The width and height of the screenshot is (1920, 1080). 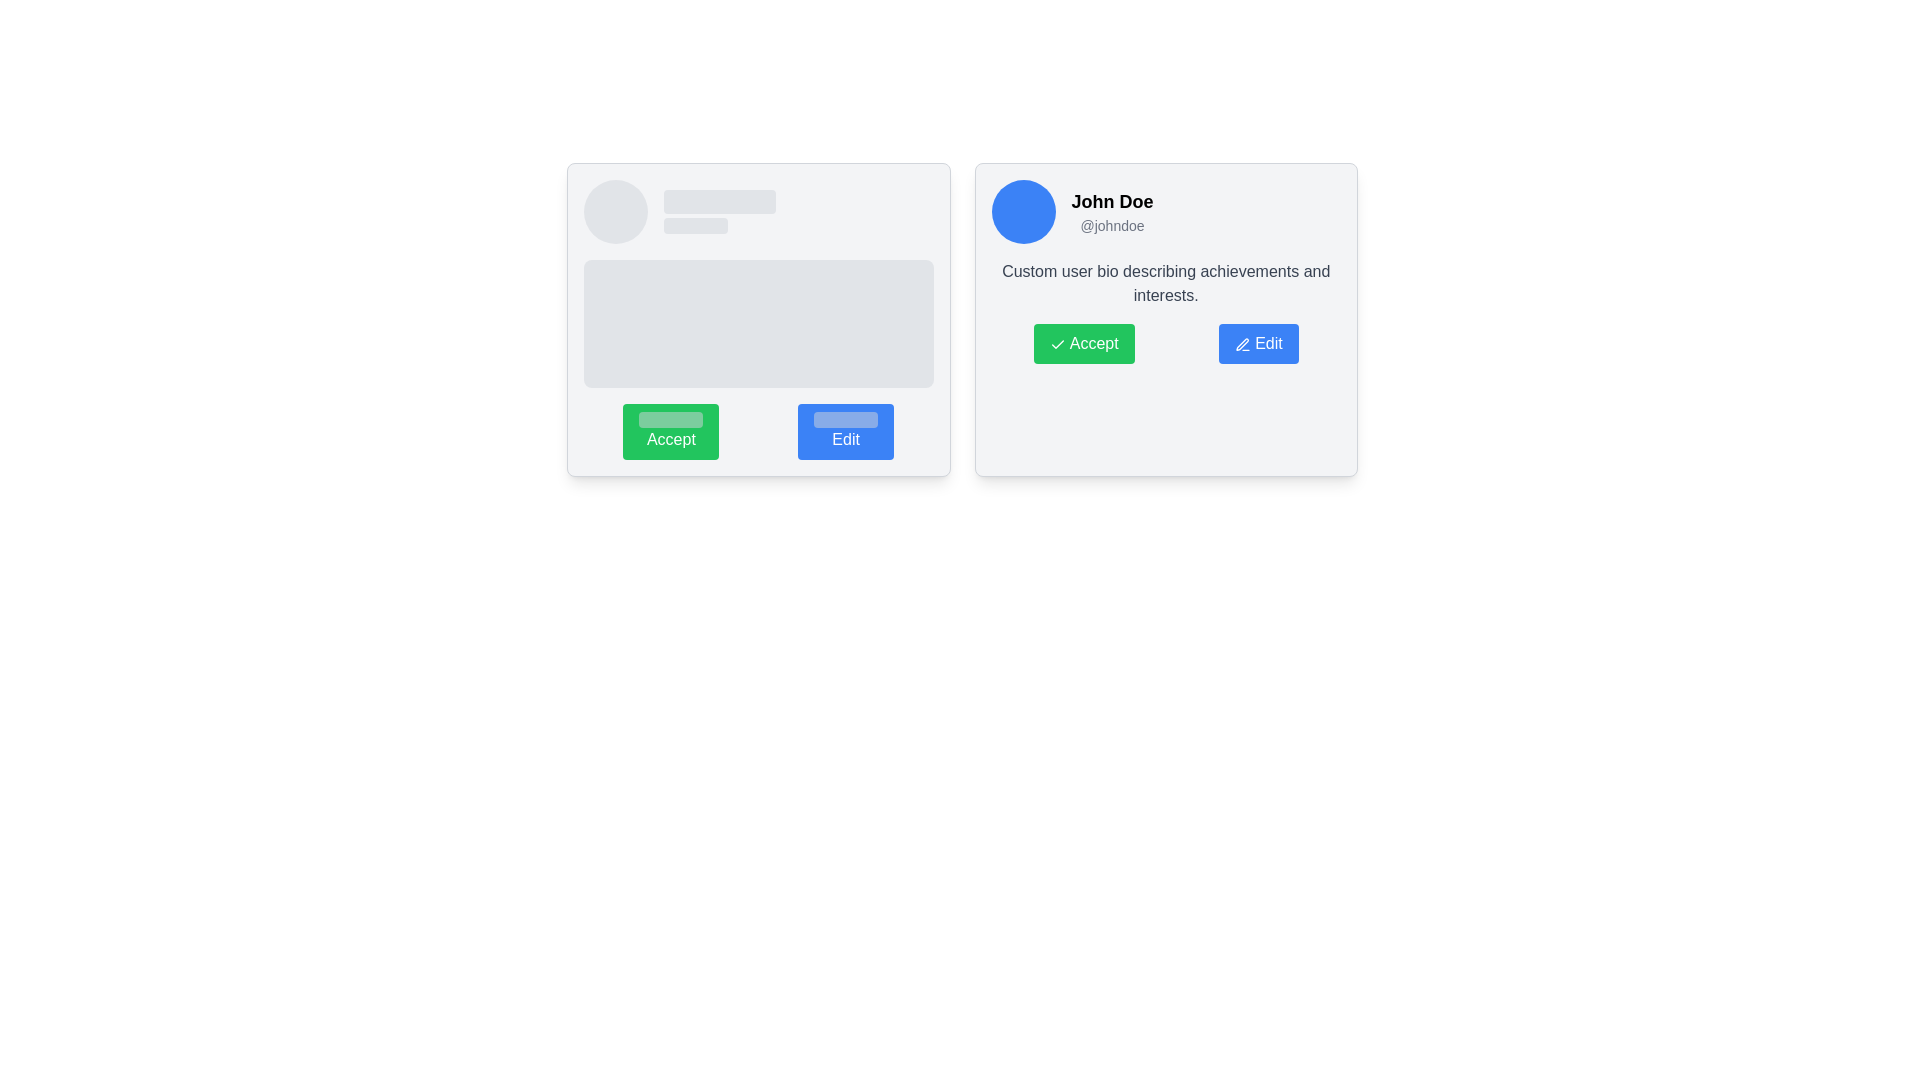 What do you see at coordinates (1111, 201) in the screenshot?
I see `the bold-styled text label reading 'John Doe' located in the user profile panel on the right side of the interface, positioned above the smaller text '@johndoe'` at bounding box center [1111, 201].